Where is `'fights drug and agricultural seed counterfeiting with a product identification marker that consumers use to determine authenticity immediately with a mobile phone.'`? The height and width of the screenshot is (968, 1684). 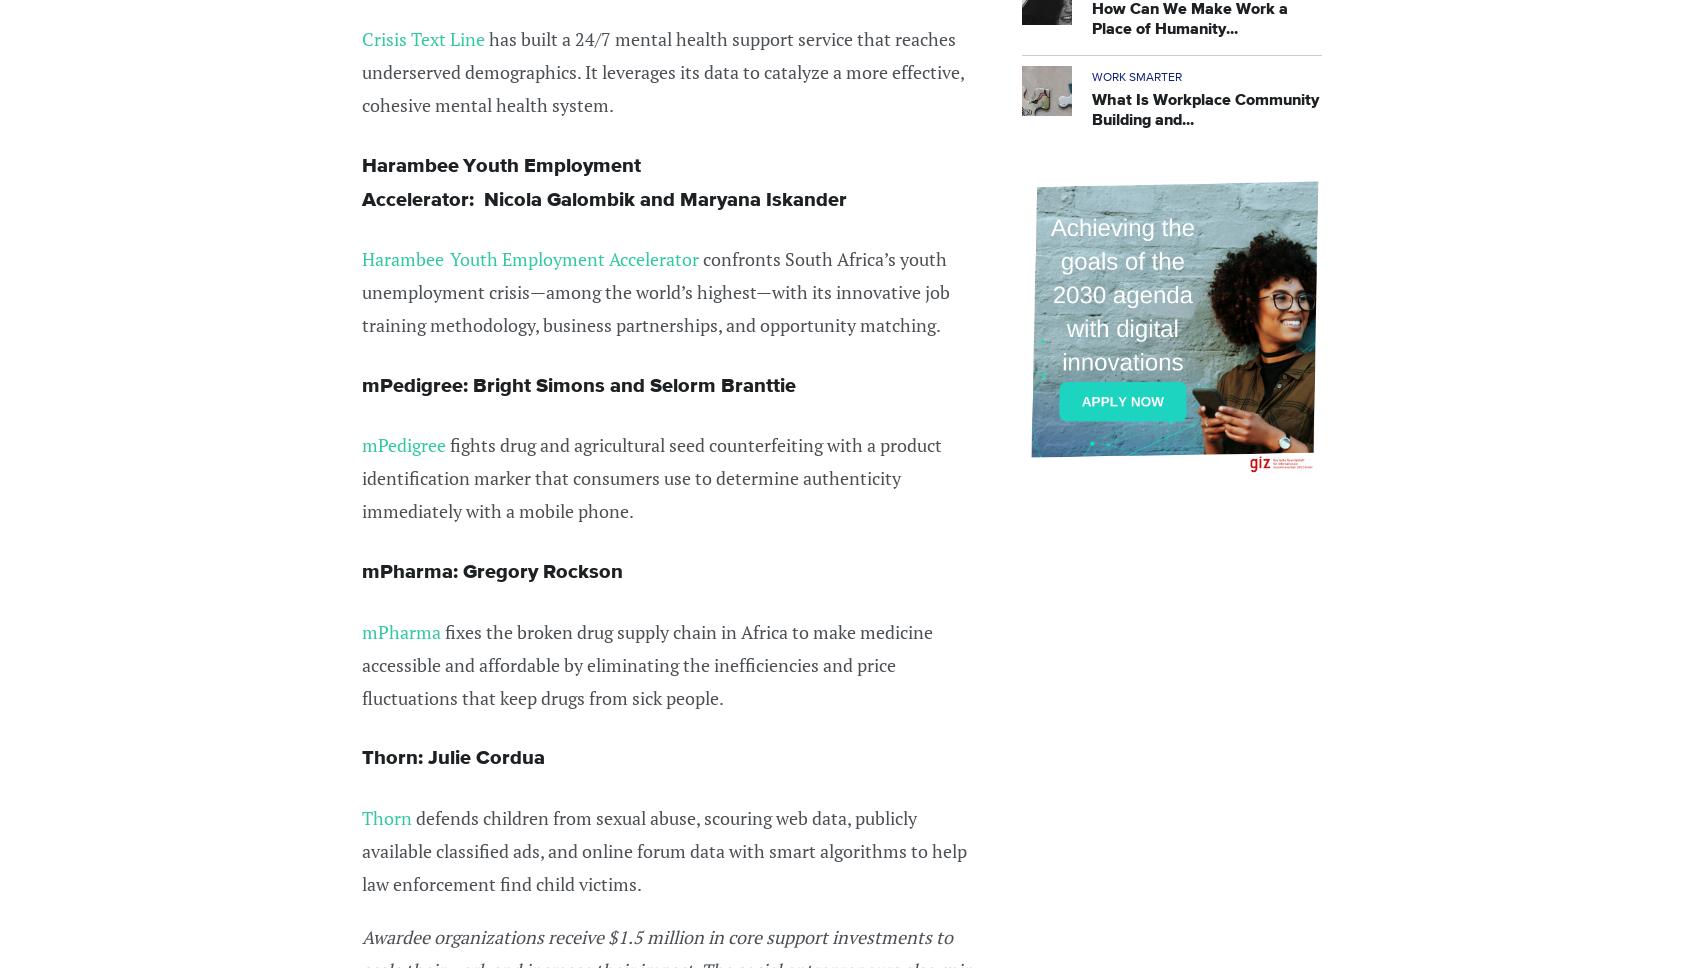
'fights drug and agricultural seed counterfeiting with a product identification marker that consumers use to determine authenticity immediately with a mobile phone.' is located at coordinates (652, 476).